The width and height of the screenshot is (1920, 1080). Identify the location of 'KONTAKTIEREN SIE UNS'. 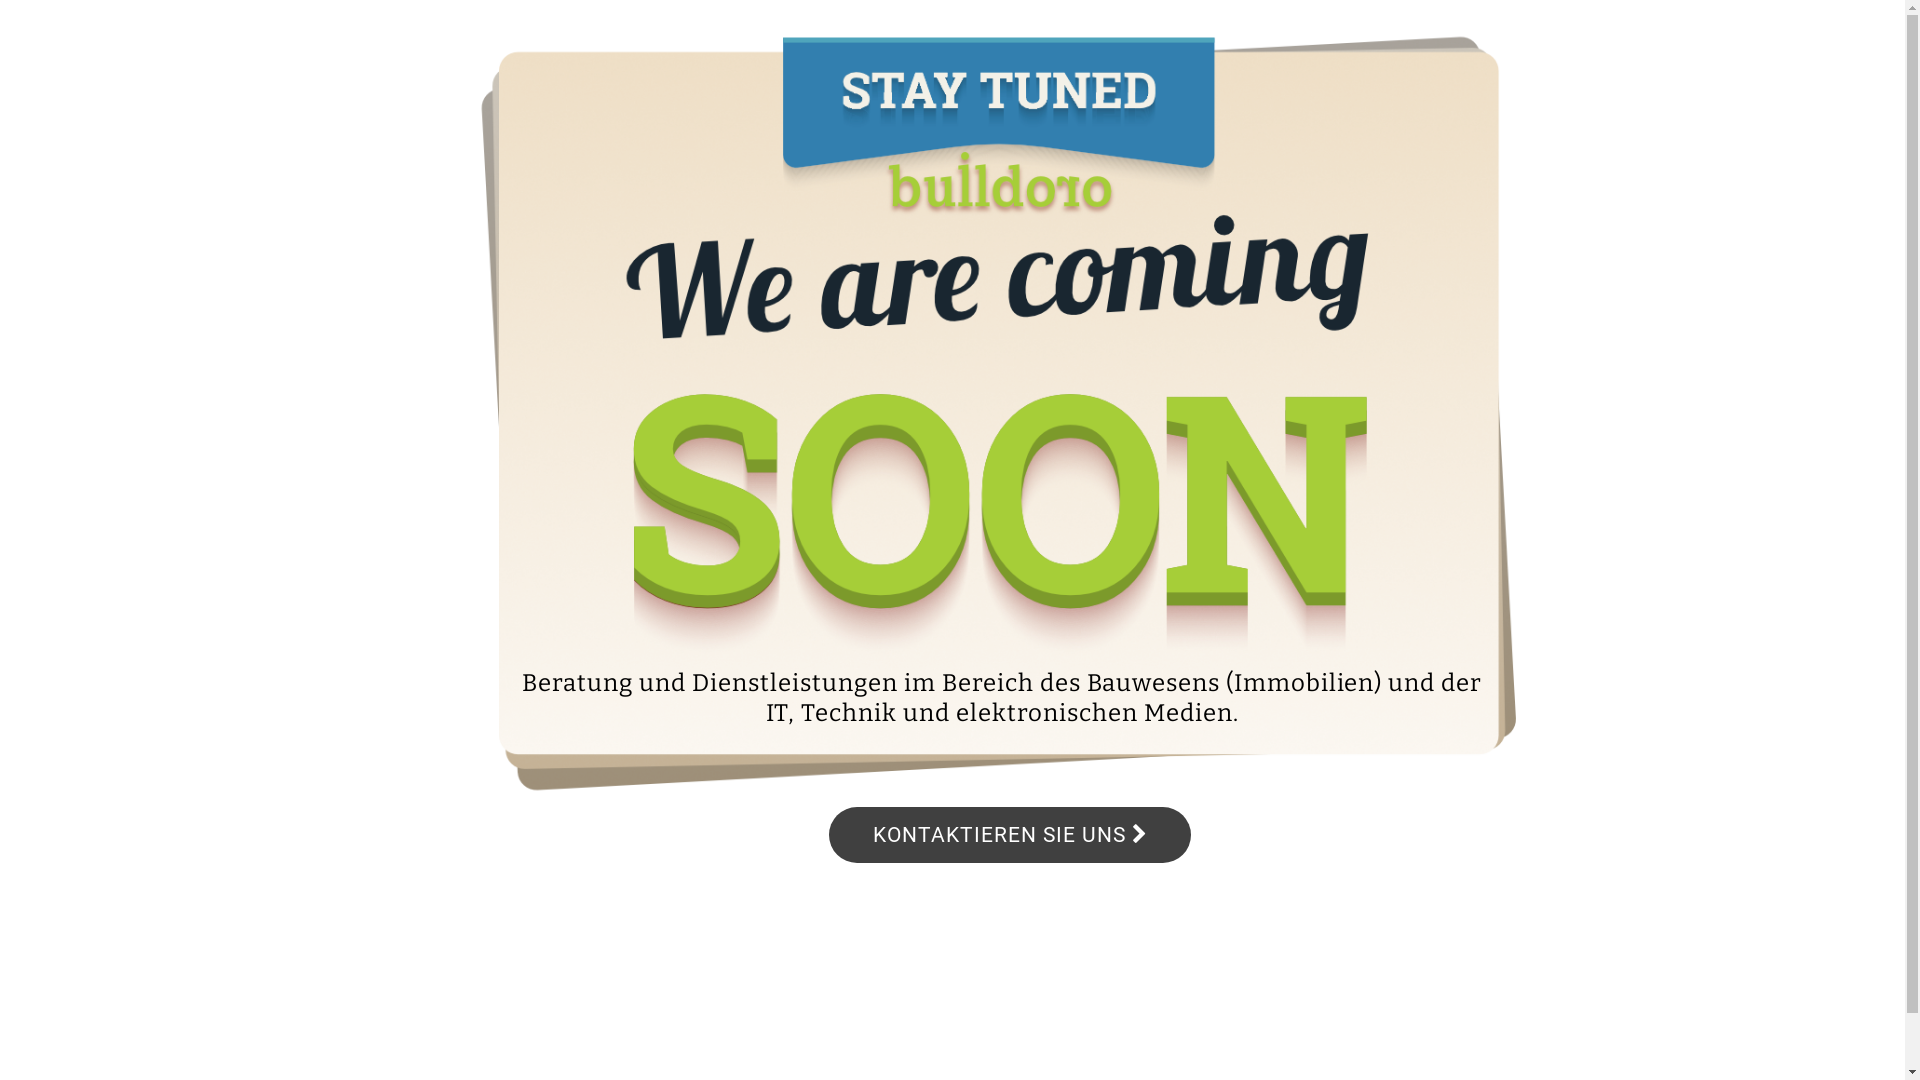
(1009, 834).